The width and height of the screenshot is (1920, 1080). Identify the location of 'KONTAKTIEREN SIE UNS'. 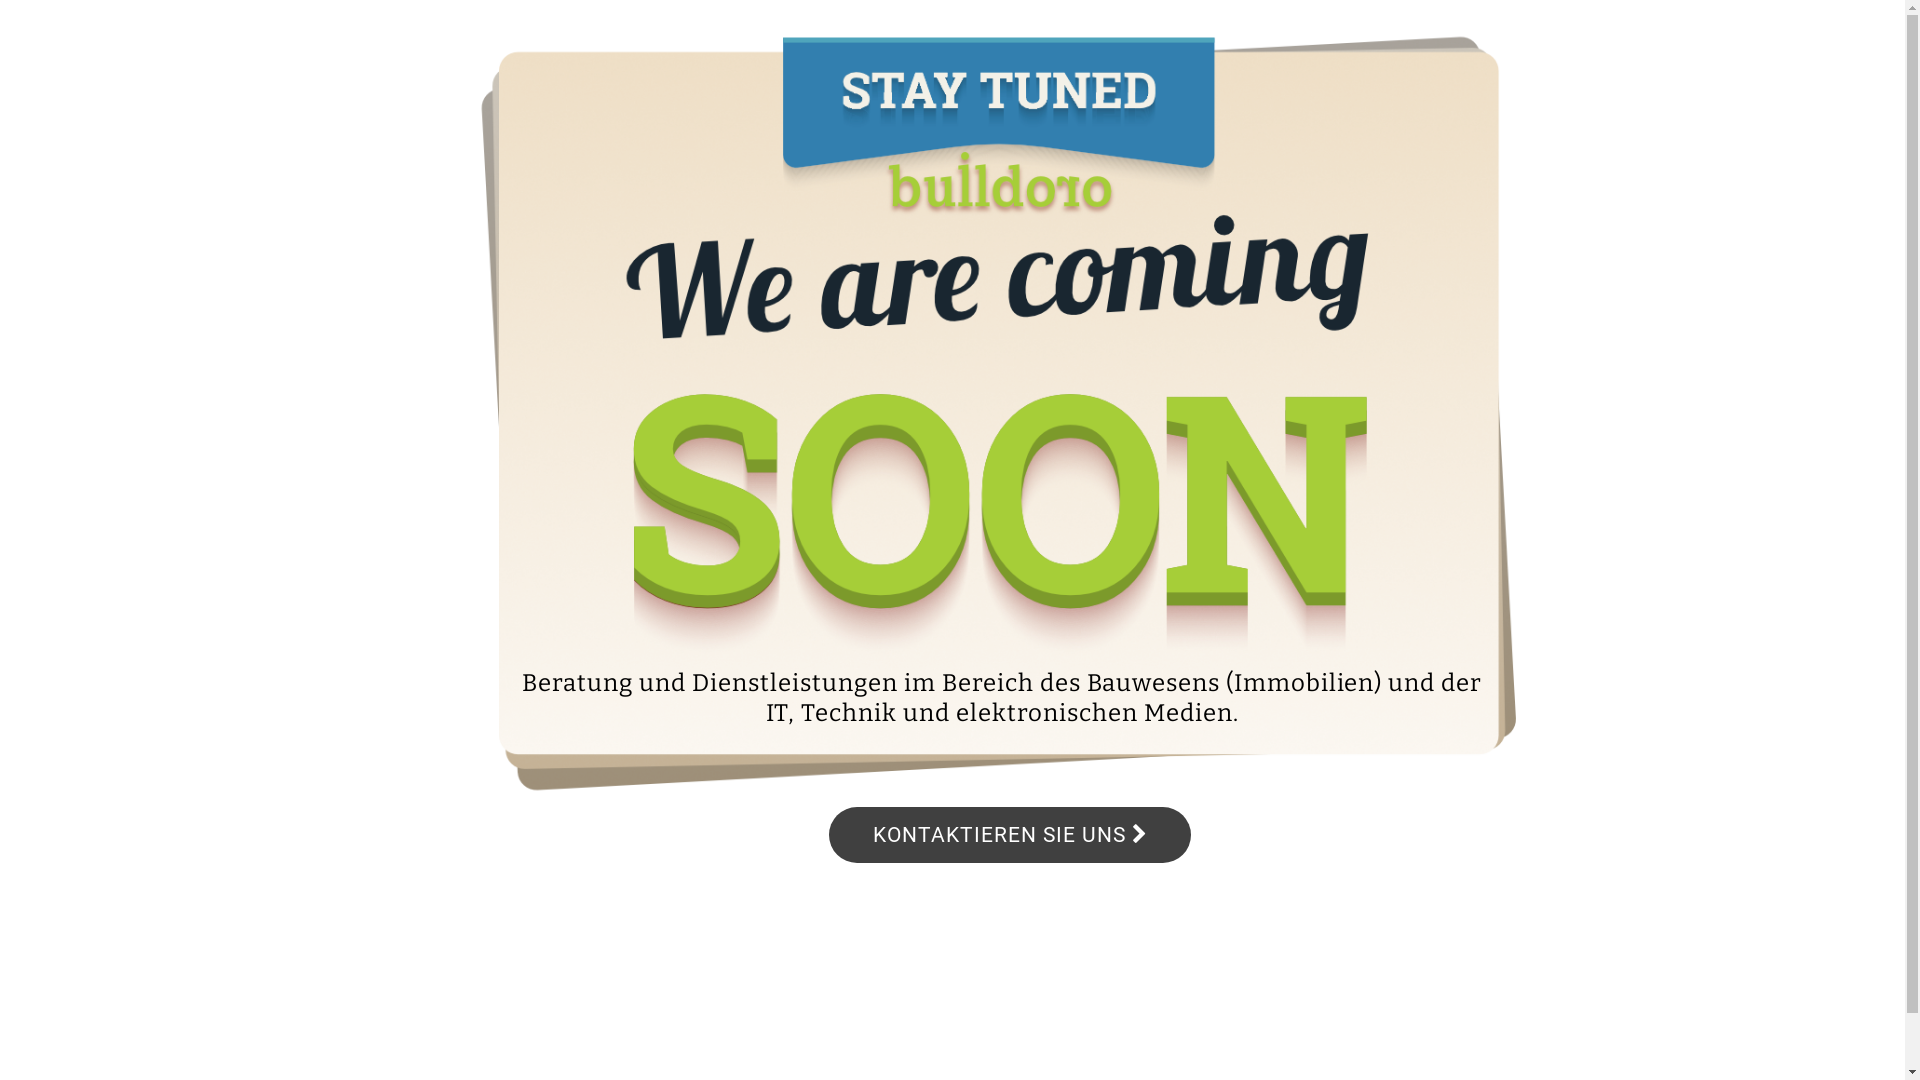
(1009, 834).